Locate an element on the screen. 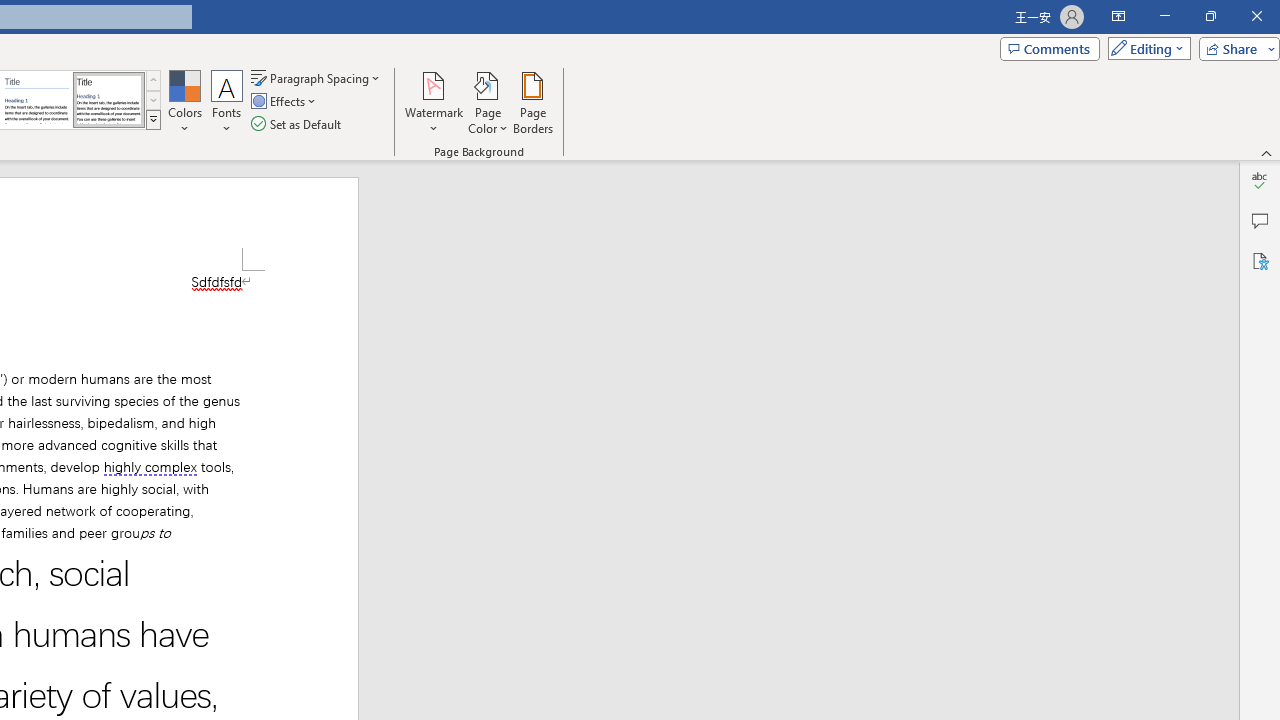  'Page Color' is located at coordinates (488, 103).